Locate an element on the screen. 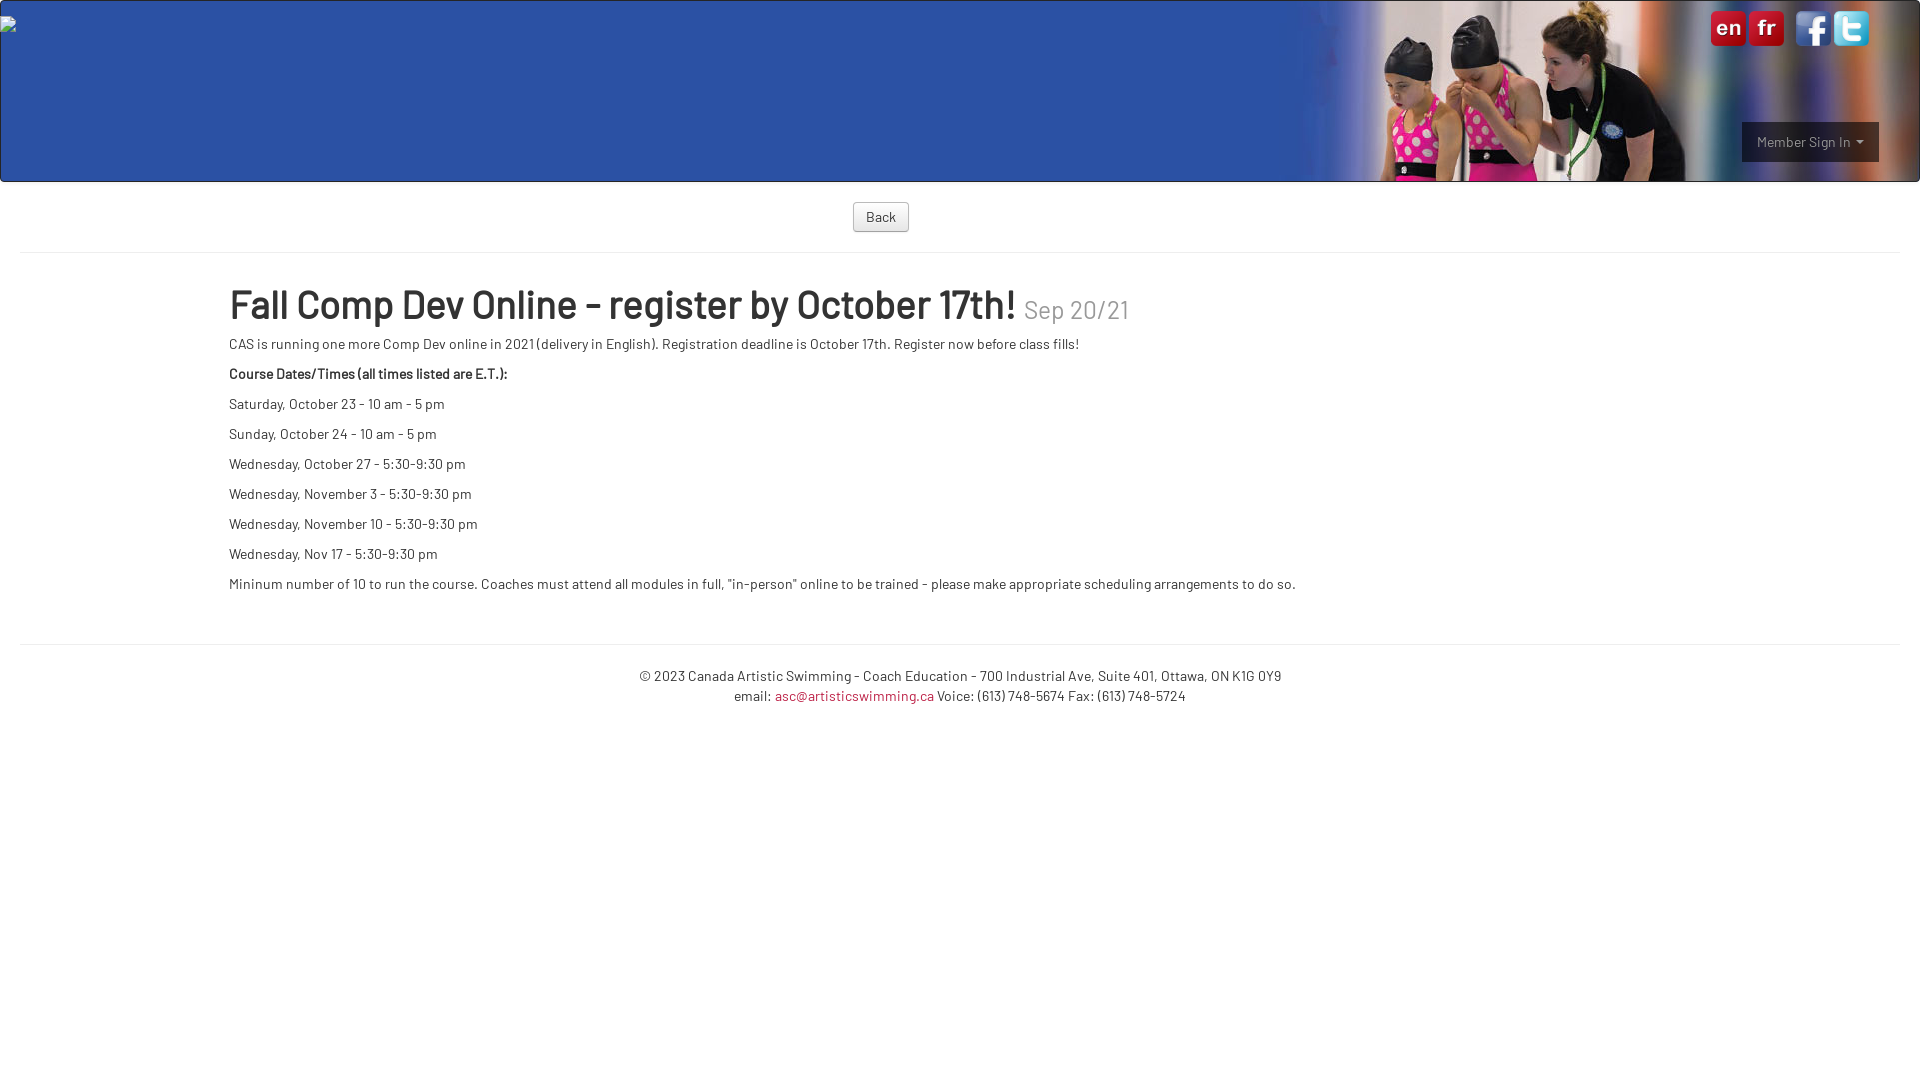  'English' is located at coordinates (1727, 26).